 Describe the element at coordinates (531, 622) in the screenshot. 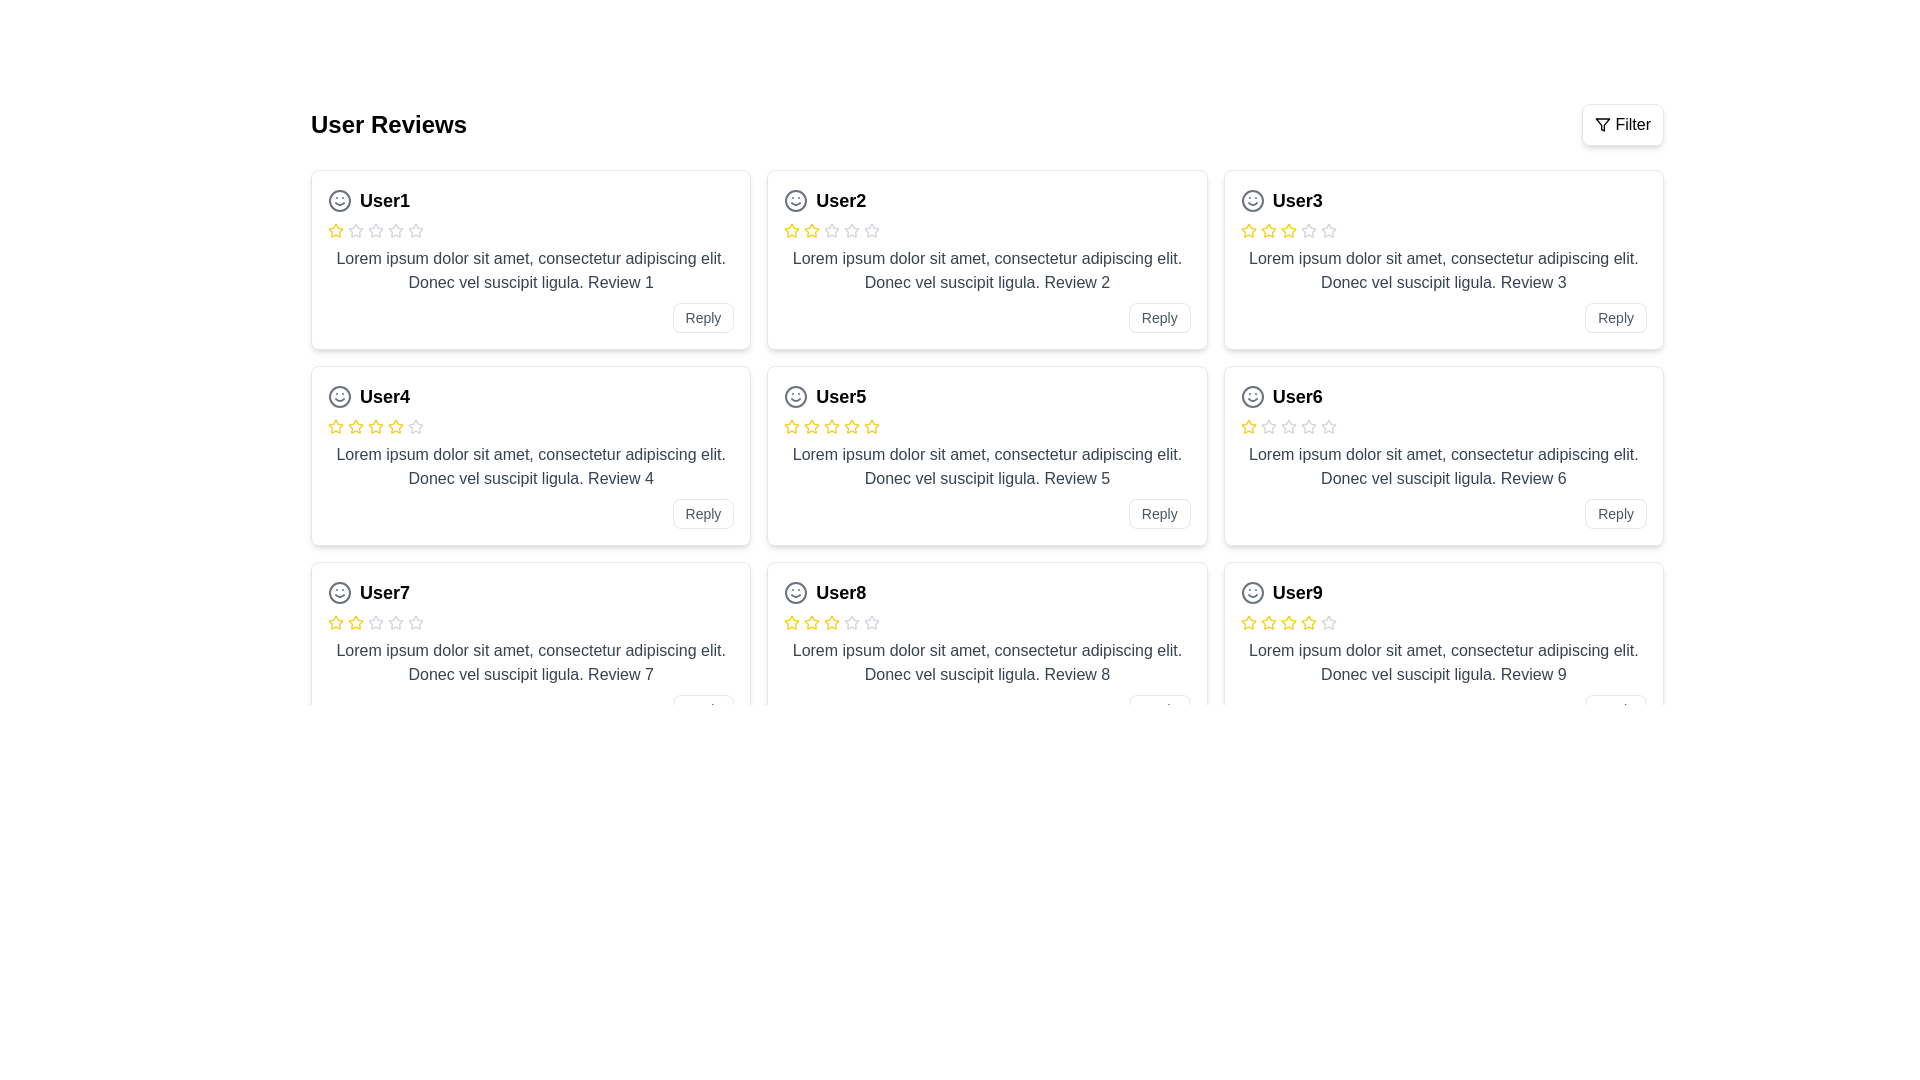

I see `the stars in the Rating display component for 'User7' to change the rating` at that location.